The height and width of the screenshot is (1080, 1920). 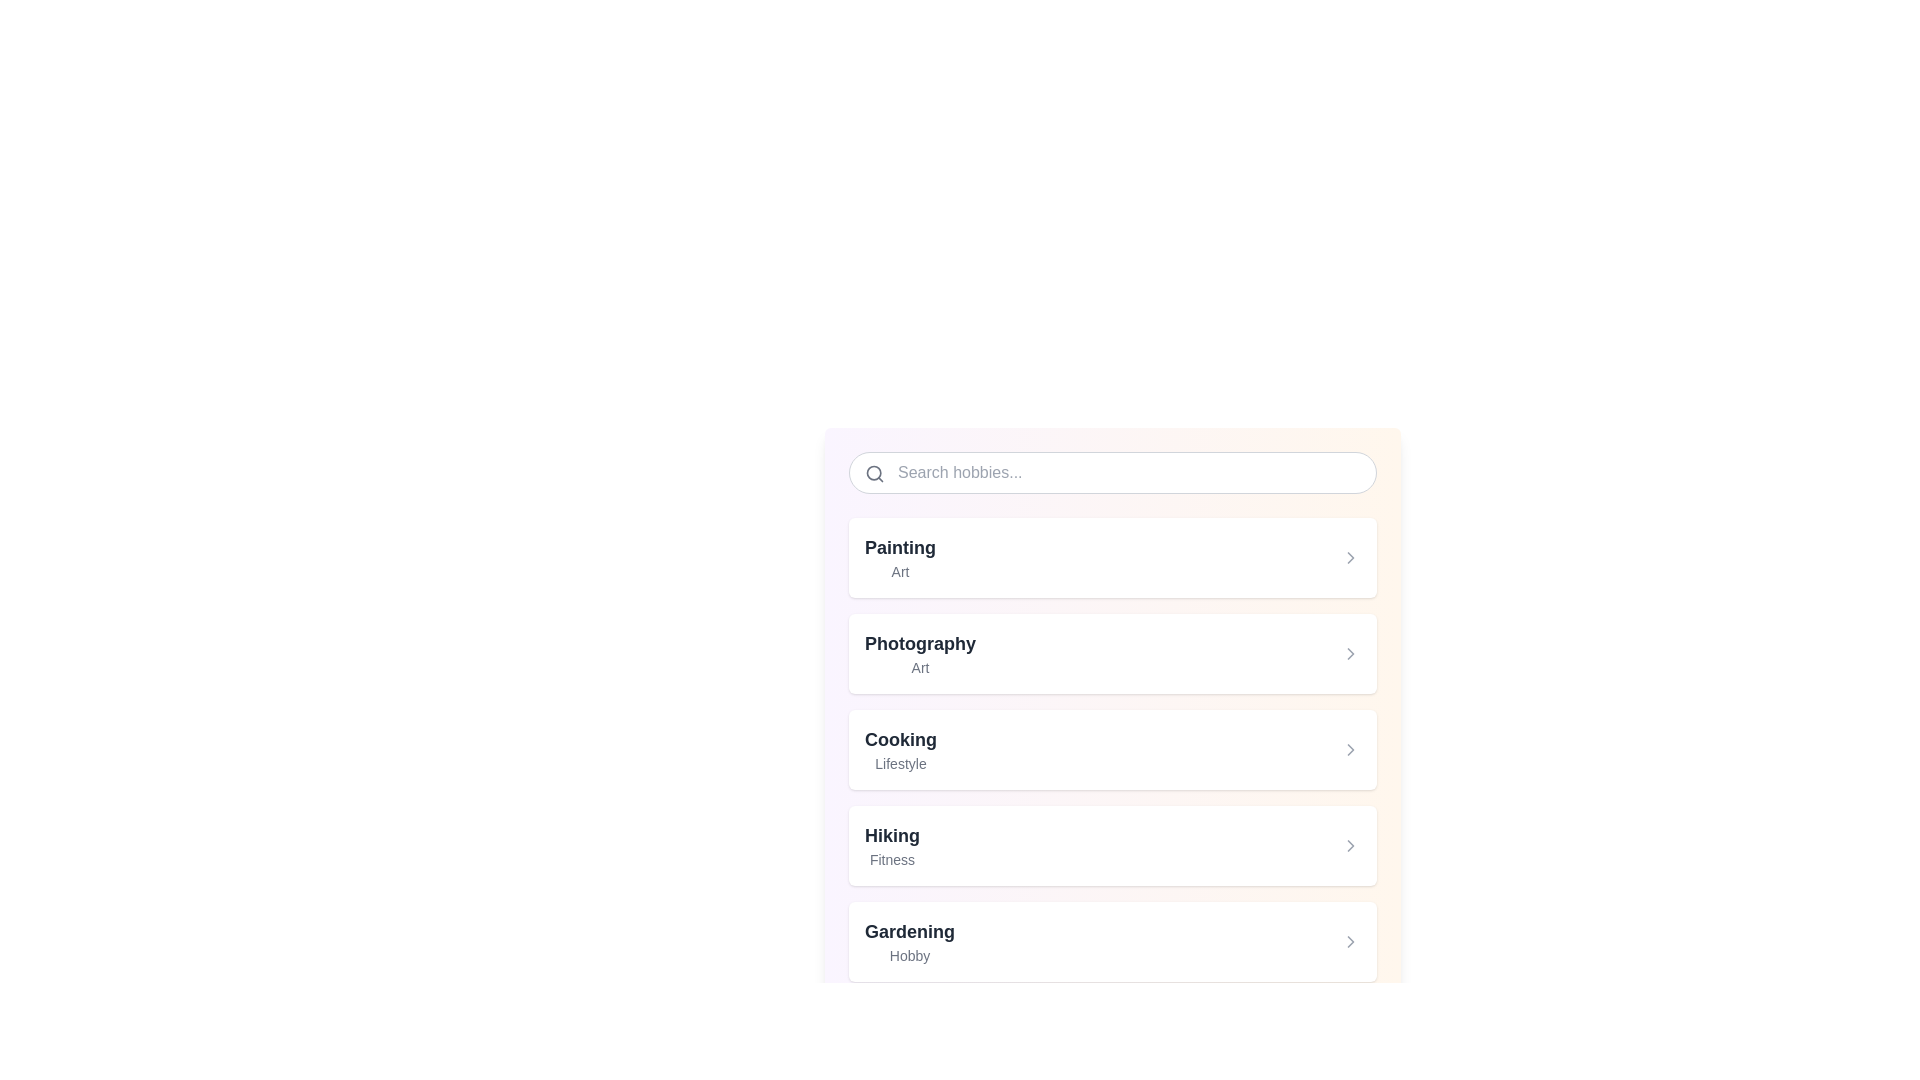 What do you see at coordinates (891, 859) in the screenshot?
I see `the text-label component displaying 'Fitness' located below the title 'Hiking' in the fourth list item of a vertically-stacked list` at bounding box center [891, 859].